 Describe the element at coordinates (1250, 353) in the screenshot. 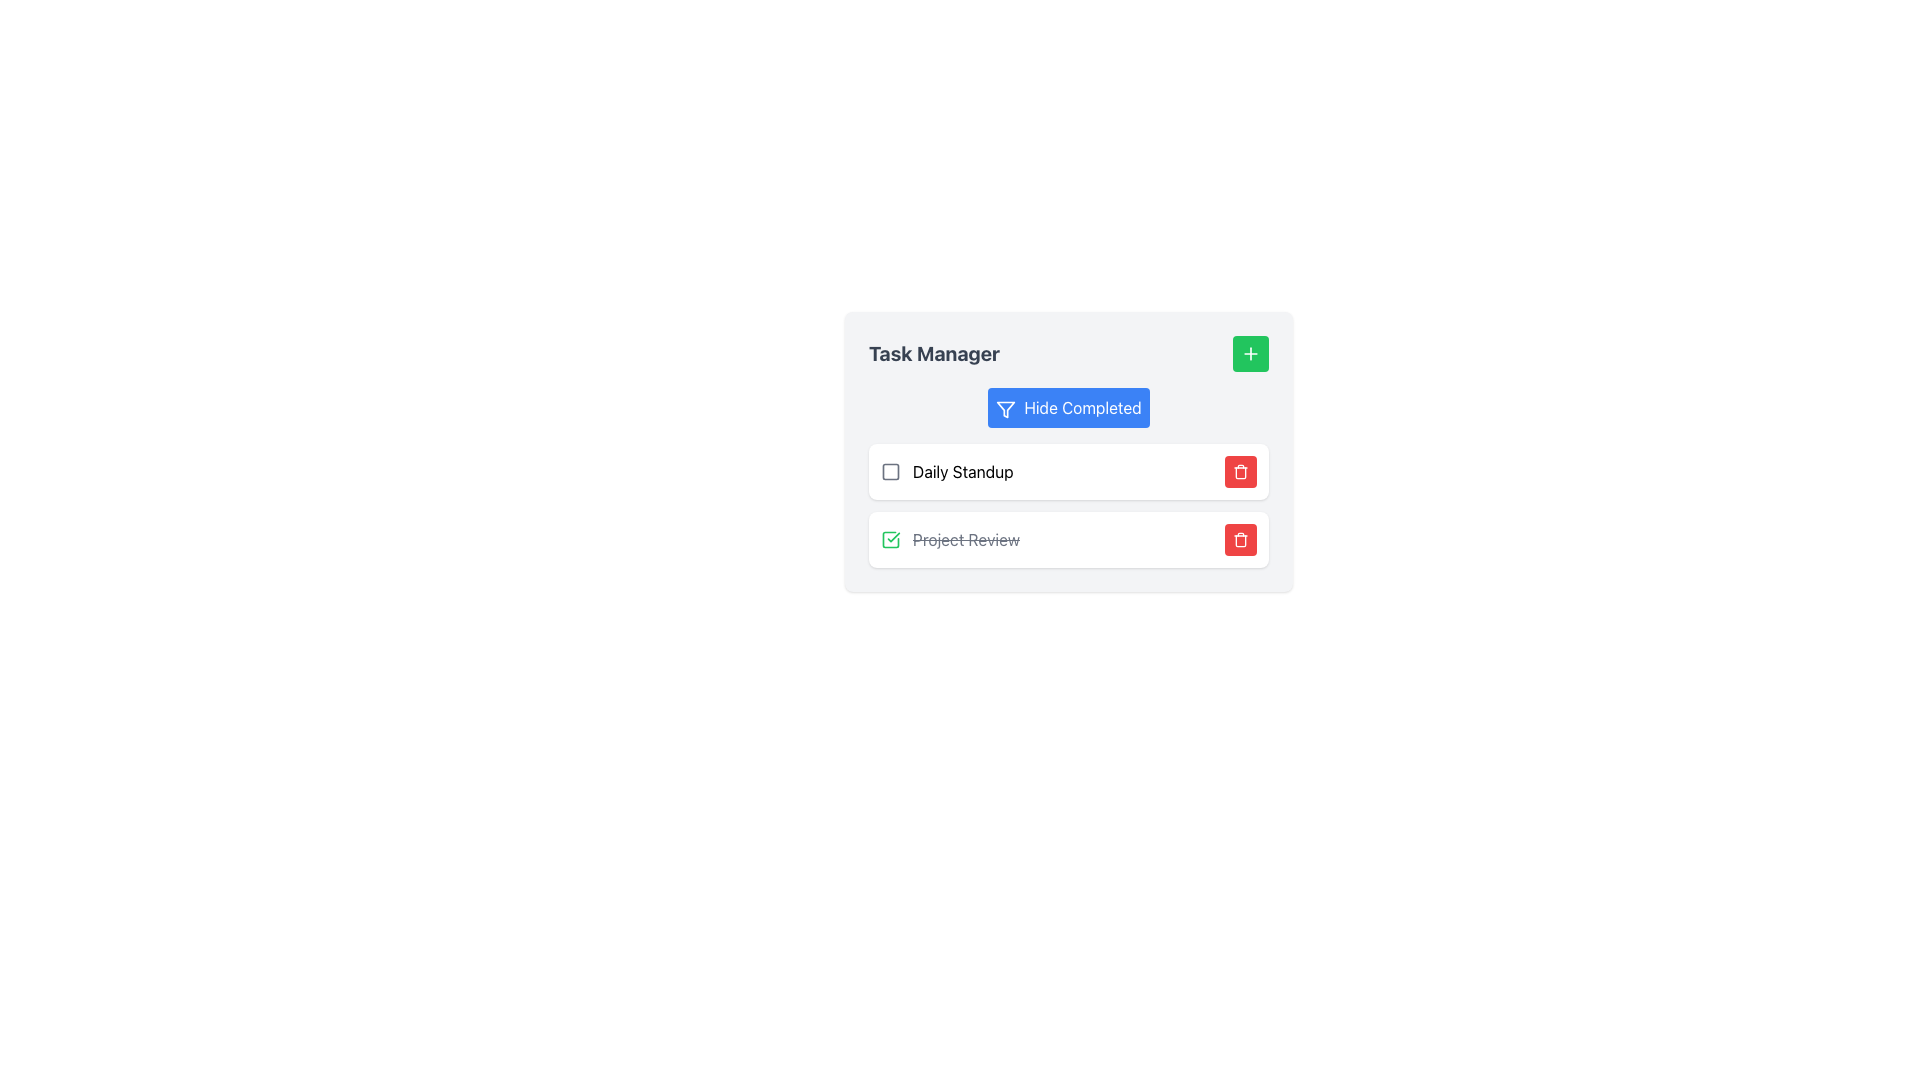

I see `the 'Add Task' button located in the top-right corner of the 'Task Manager' header section, next to the 'Hide Completed' button` at that location.